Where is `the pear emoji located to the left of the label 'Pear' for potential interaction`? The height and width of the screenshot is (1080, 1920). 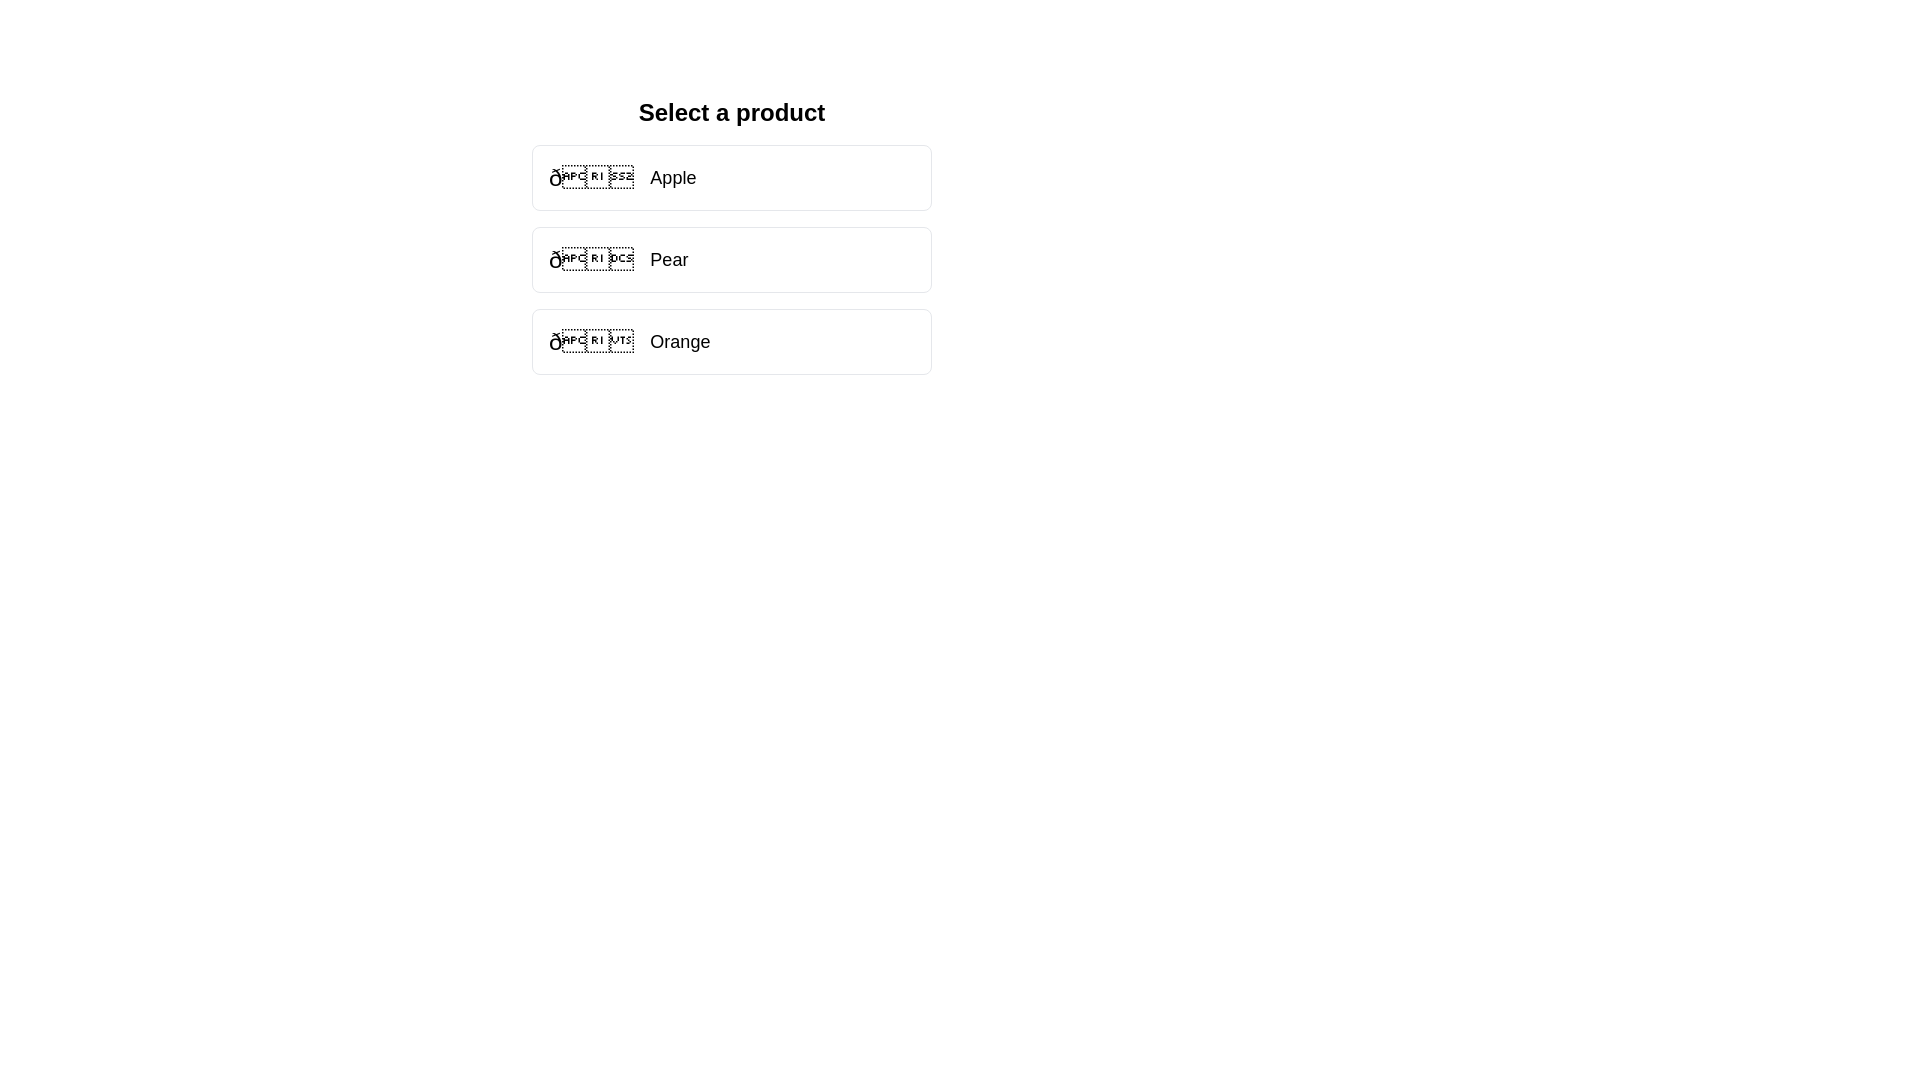
the pear emoji located to the left of the label 'Pear' for potential interaction is located at coordinates (590, 258).